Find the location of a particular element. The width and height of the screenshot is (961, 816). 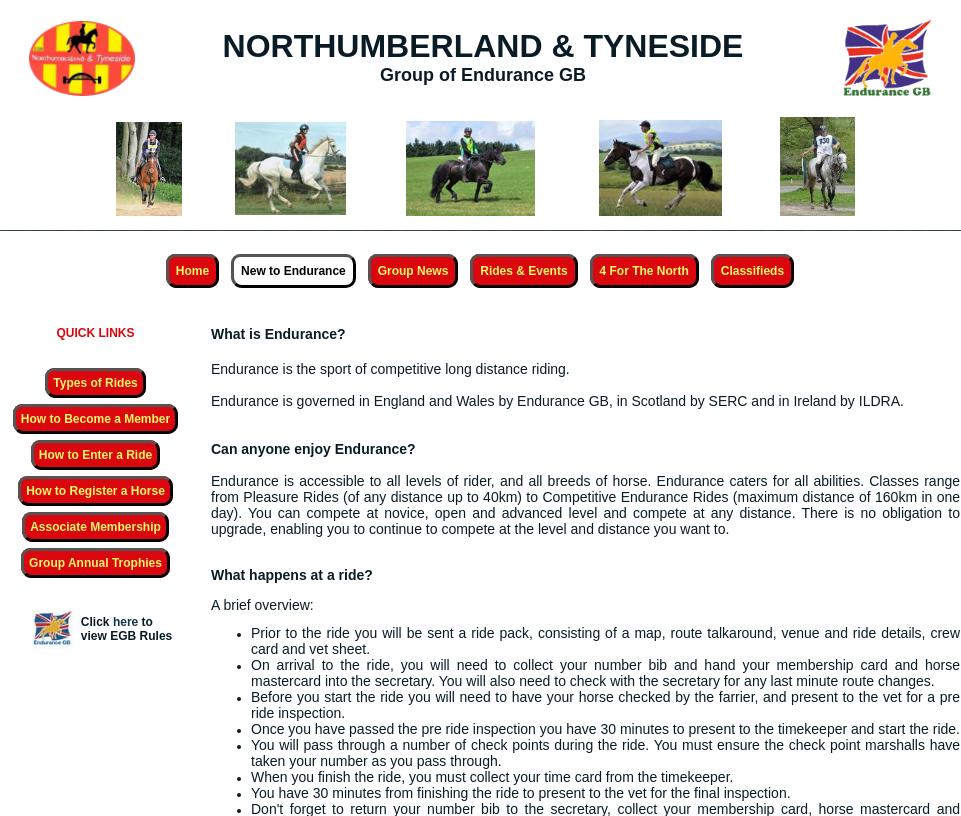

'Endurance is the sport of competitive long
distance riding.' is located at coordinates (391, 368).